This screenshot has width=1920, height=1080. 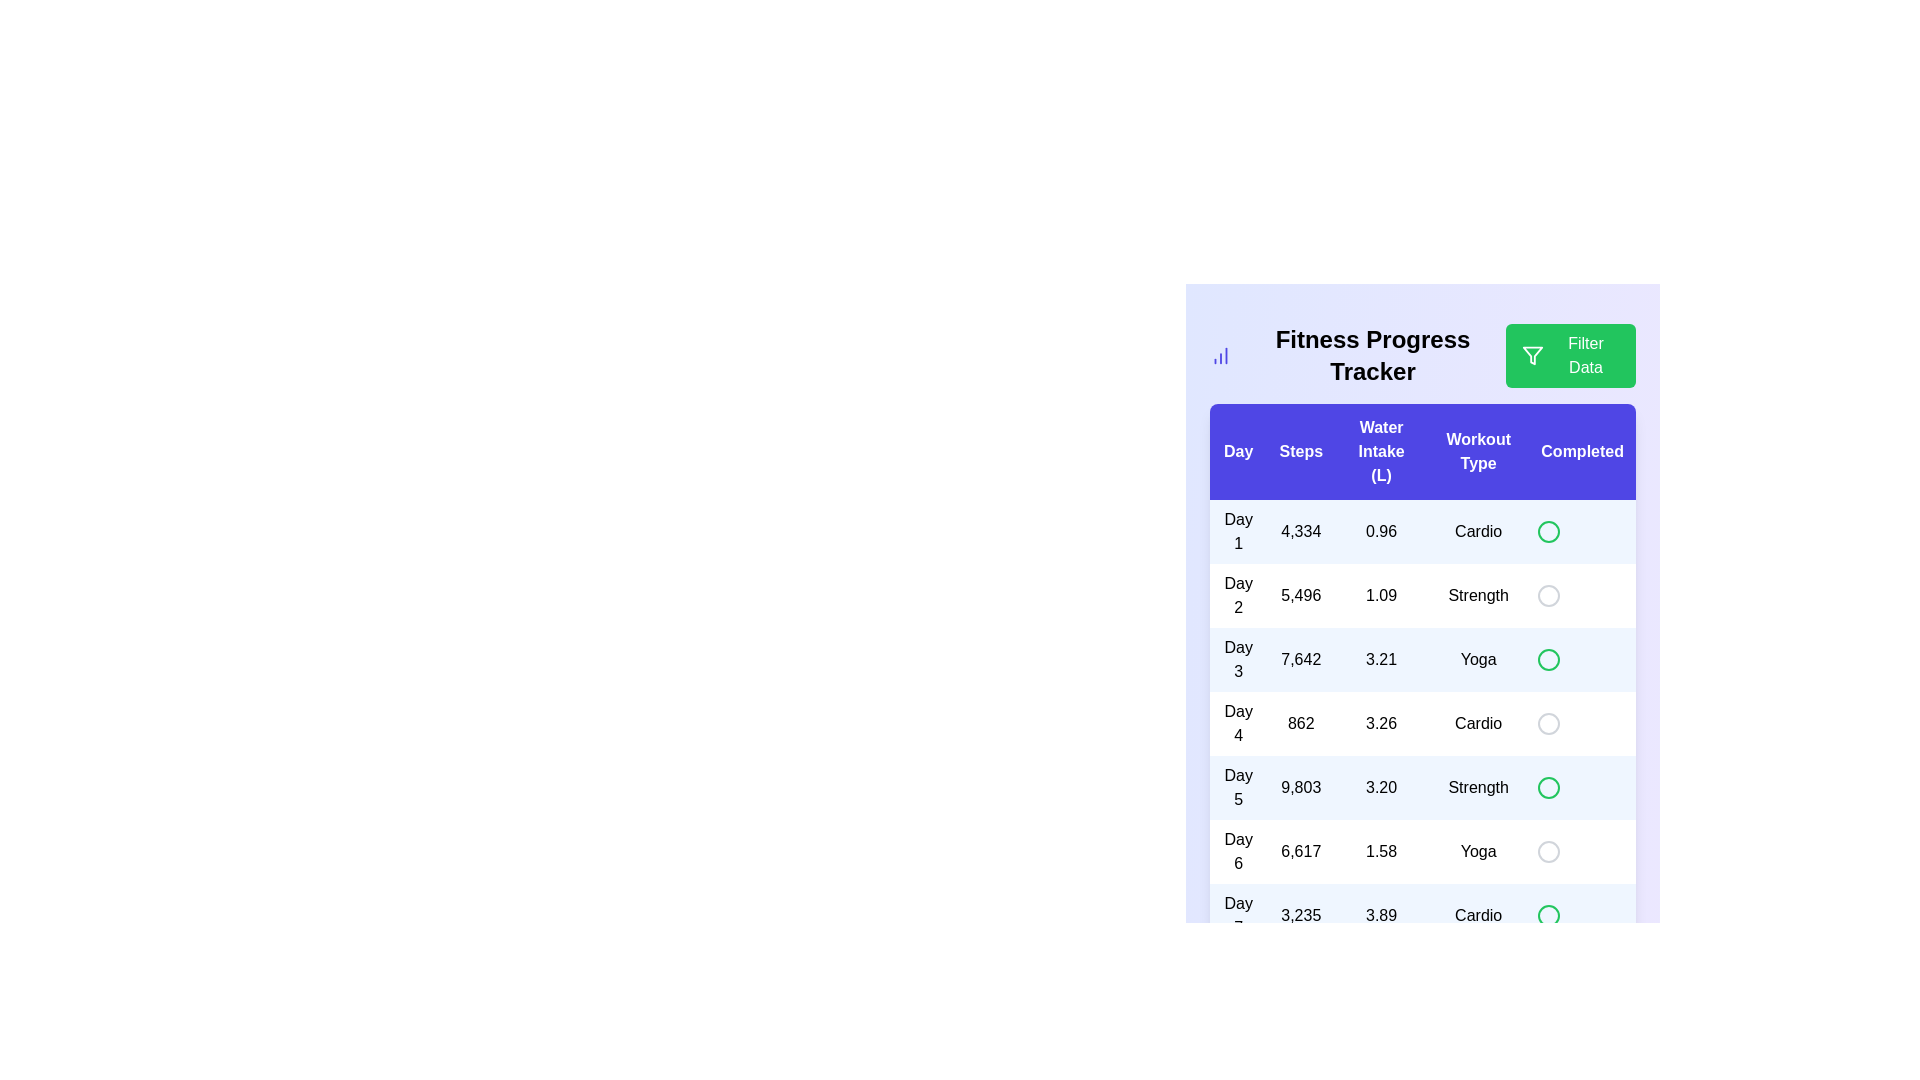 What do you see at coordinates (1301, 451) in the screenshot?
I see `the header of the column 'Steps' to sort the table by that column` at bounding box center [1301, 451].